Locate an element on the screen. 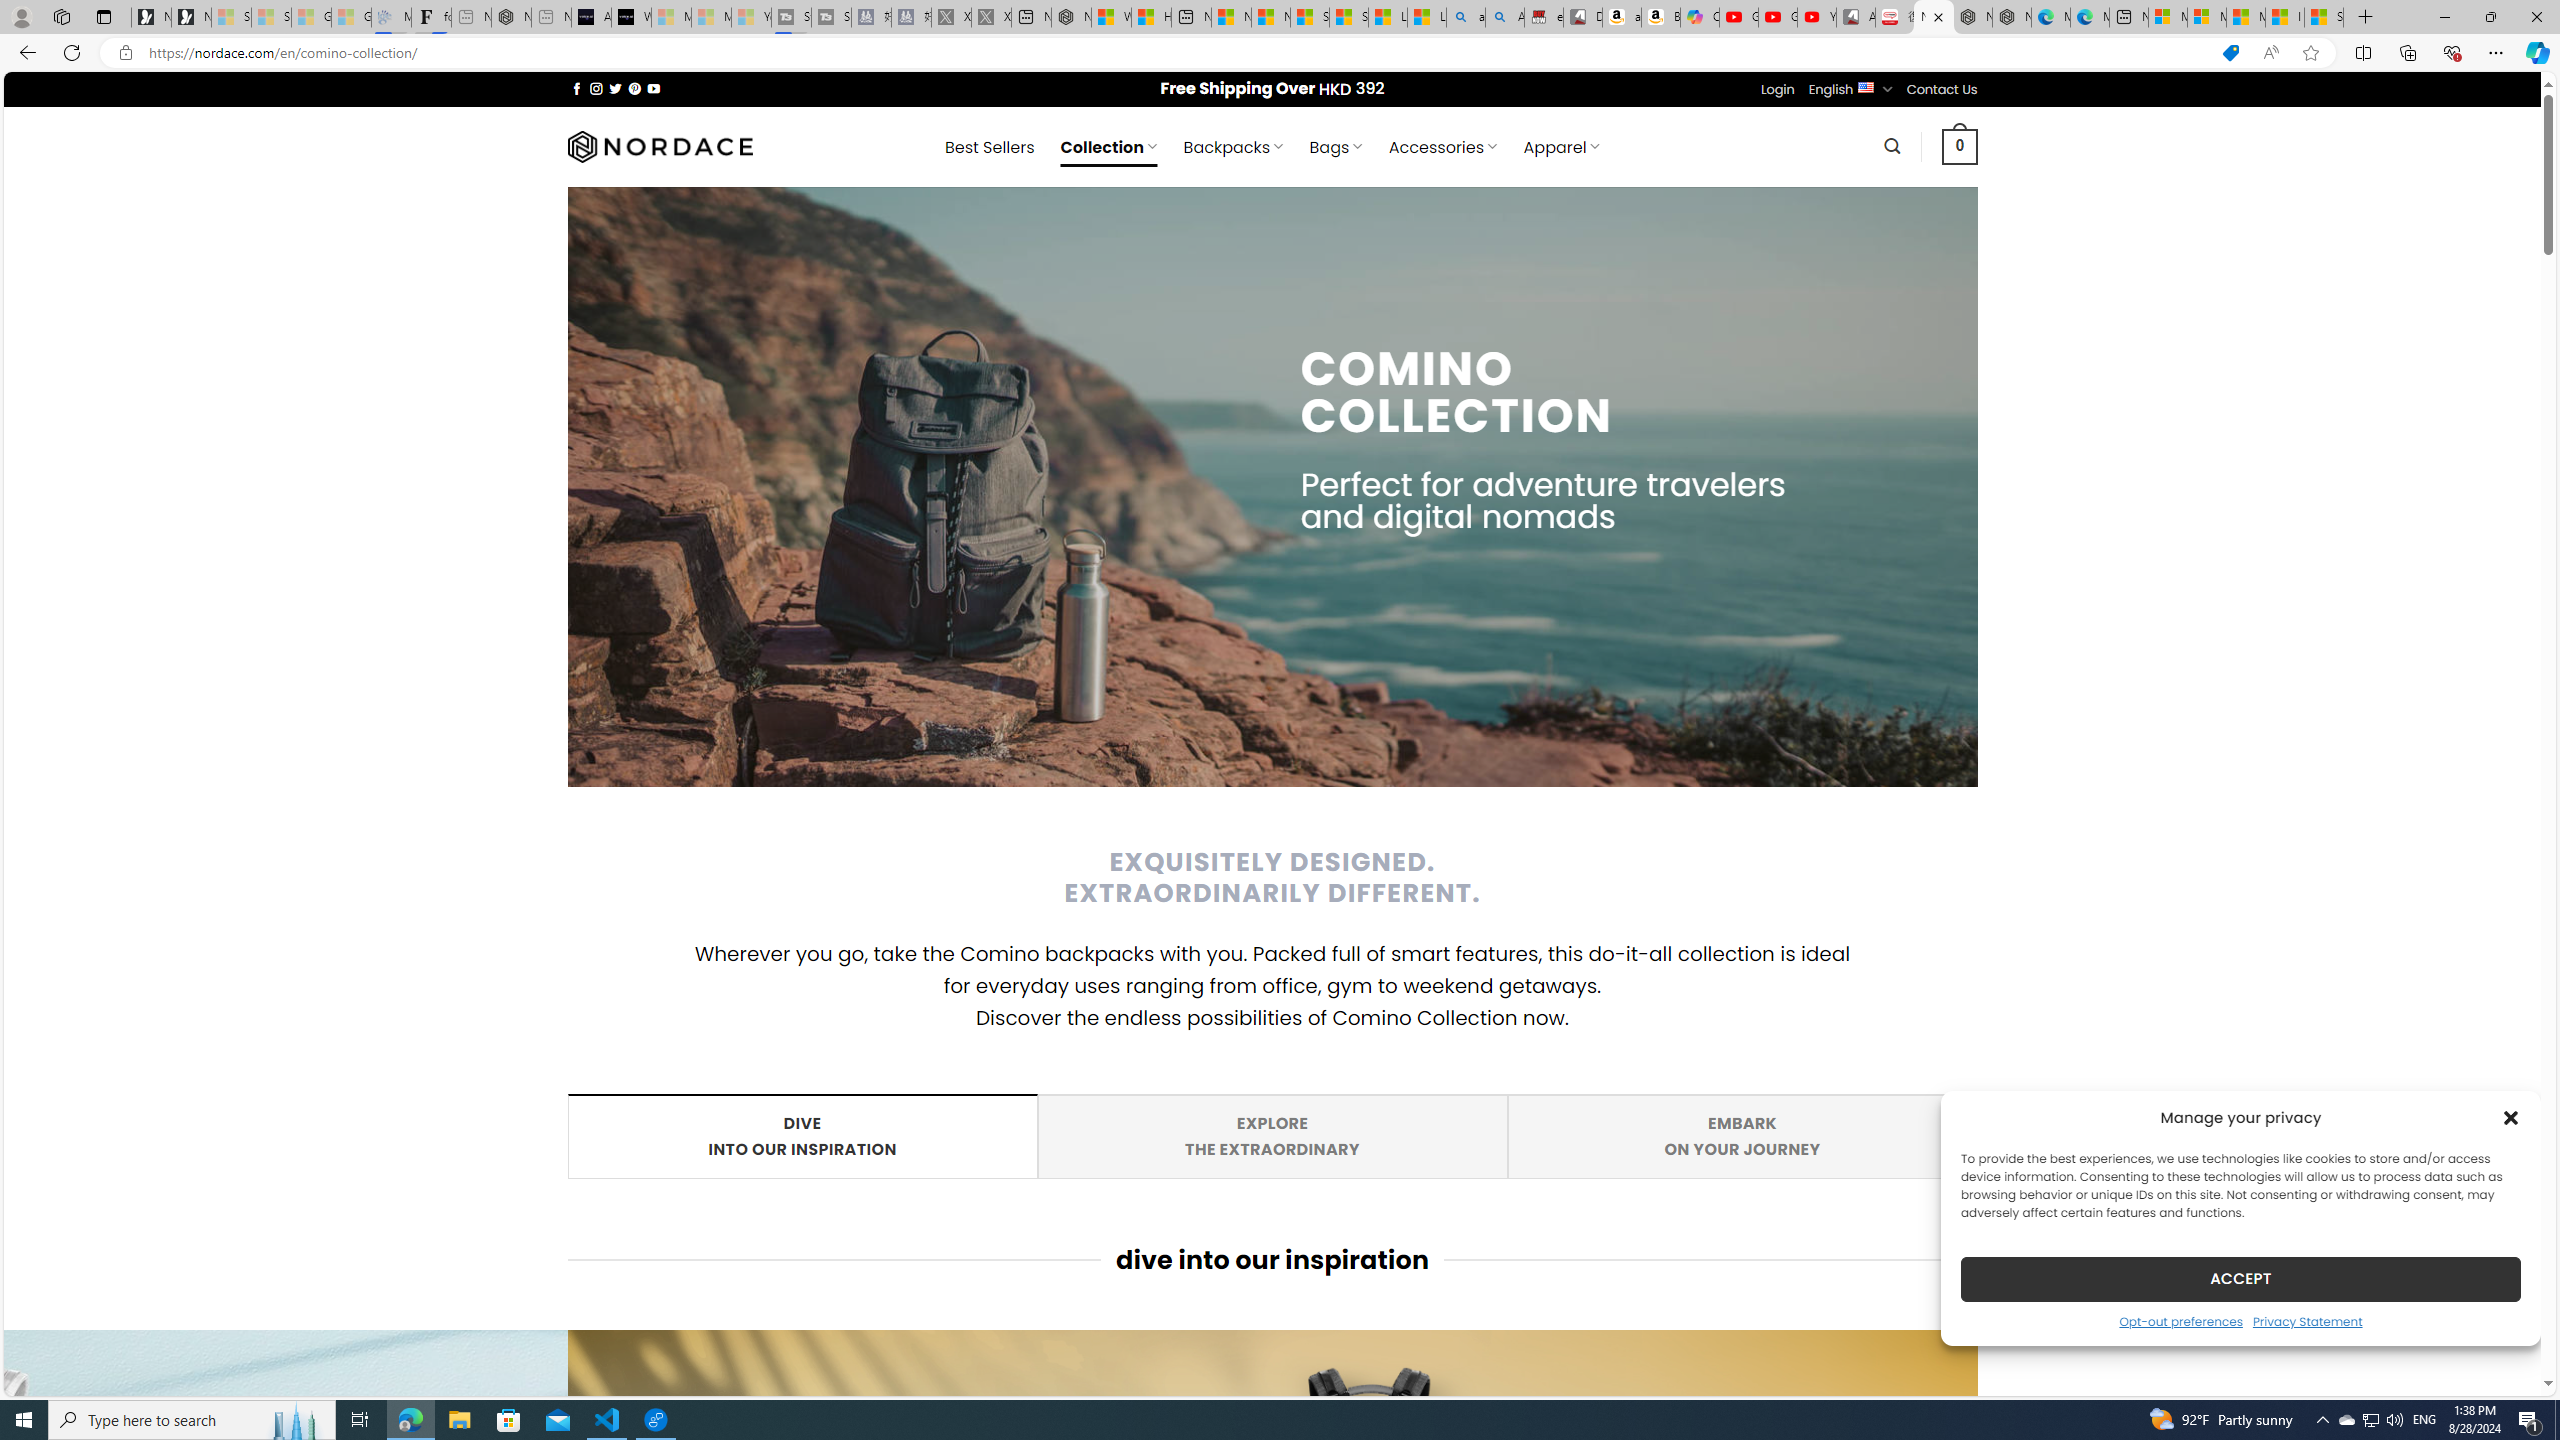  '  Best Sellers' is located at coordinates (988, 146).